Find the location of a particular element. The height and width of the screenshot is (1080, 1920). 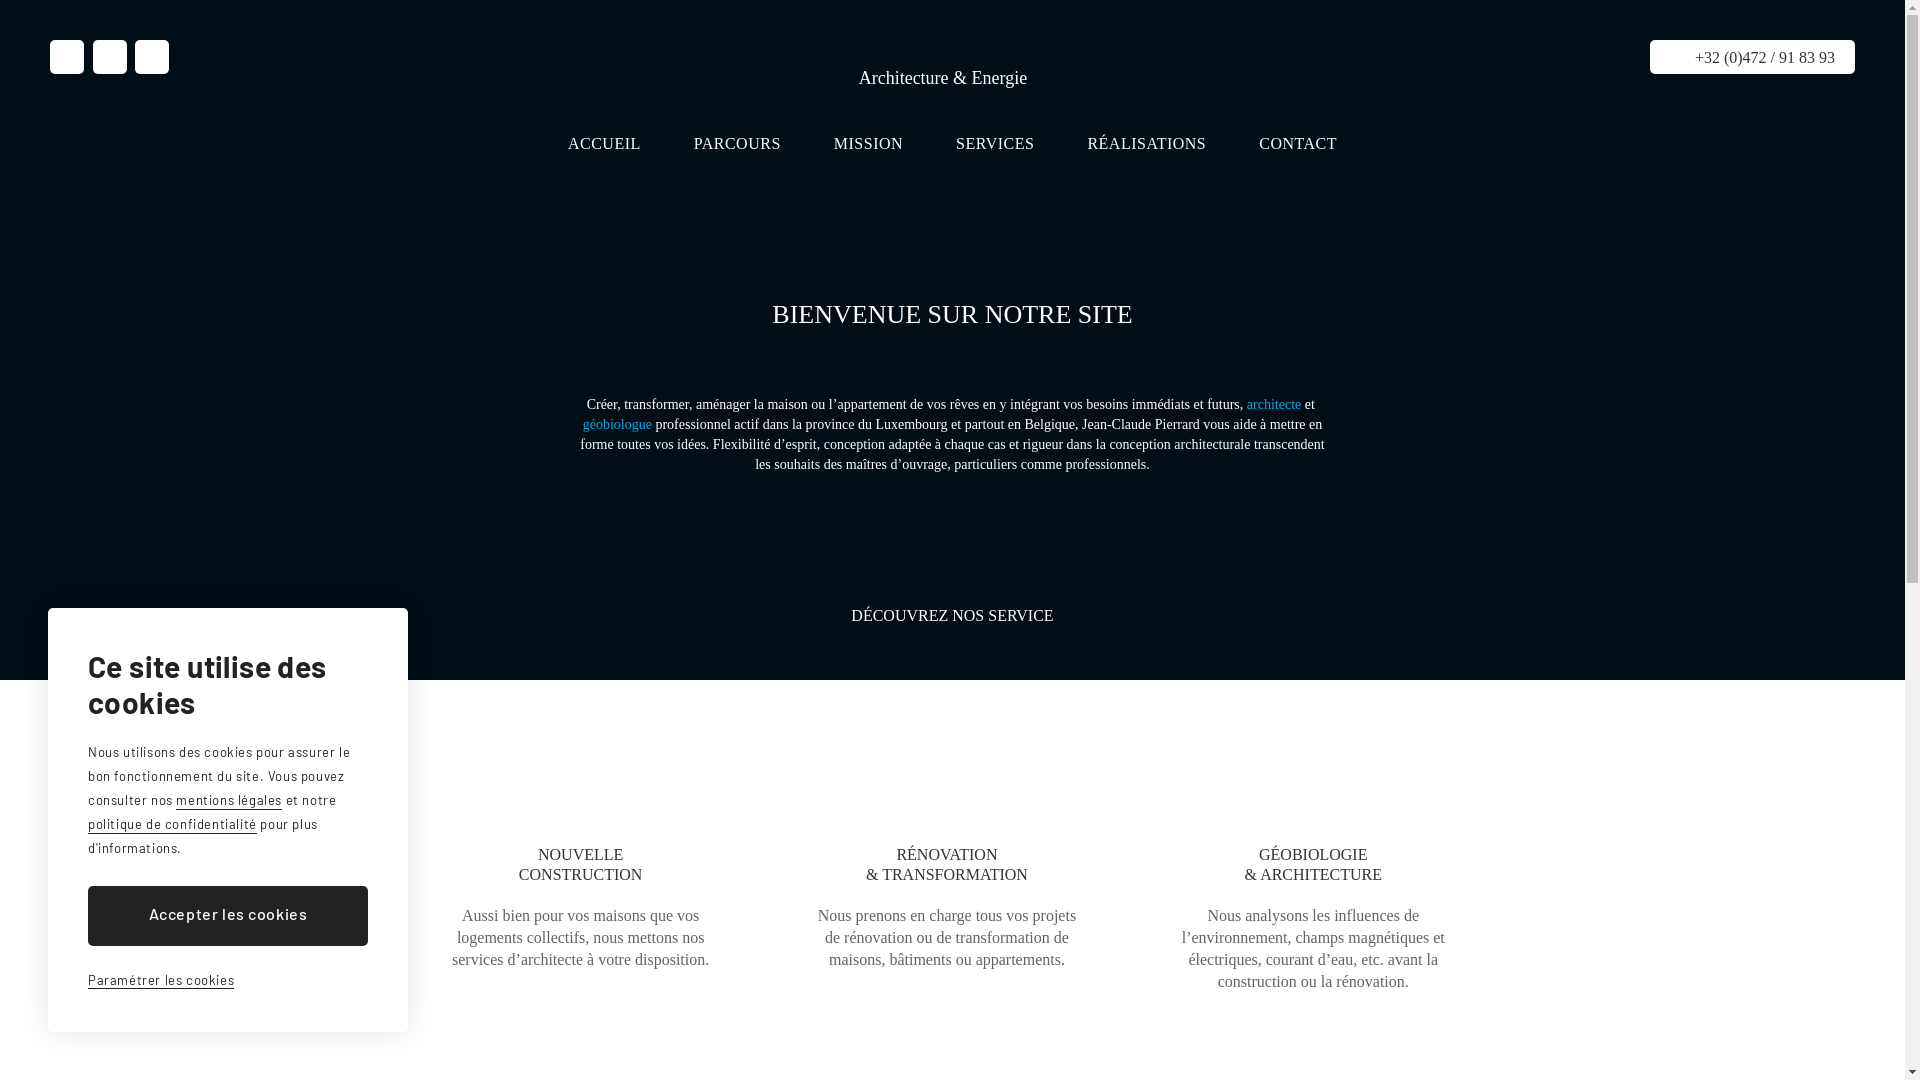

'Jean-Claude Pierrard is located at coordinates (942, 59).